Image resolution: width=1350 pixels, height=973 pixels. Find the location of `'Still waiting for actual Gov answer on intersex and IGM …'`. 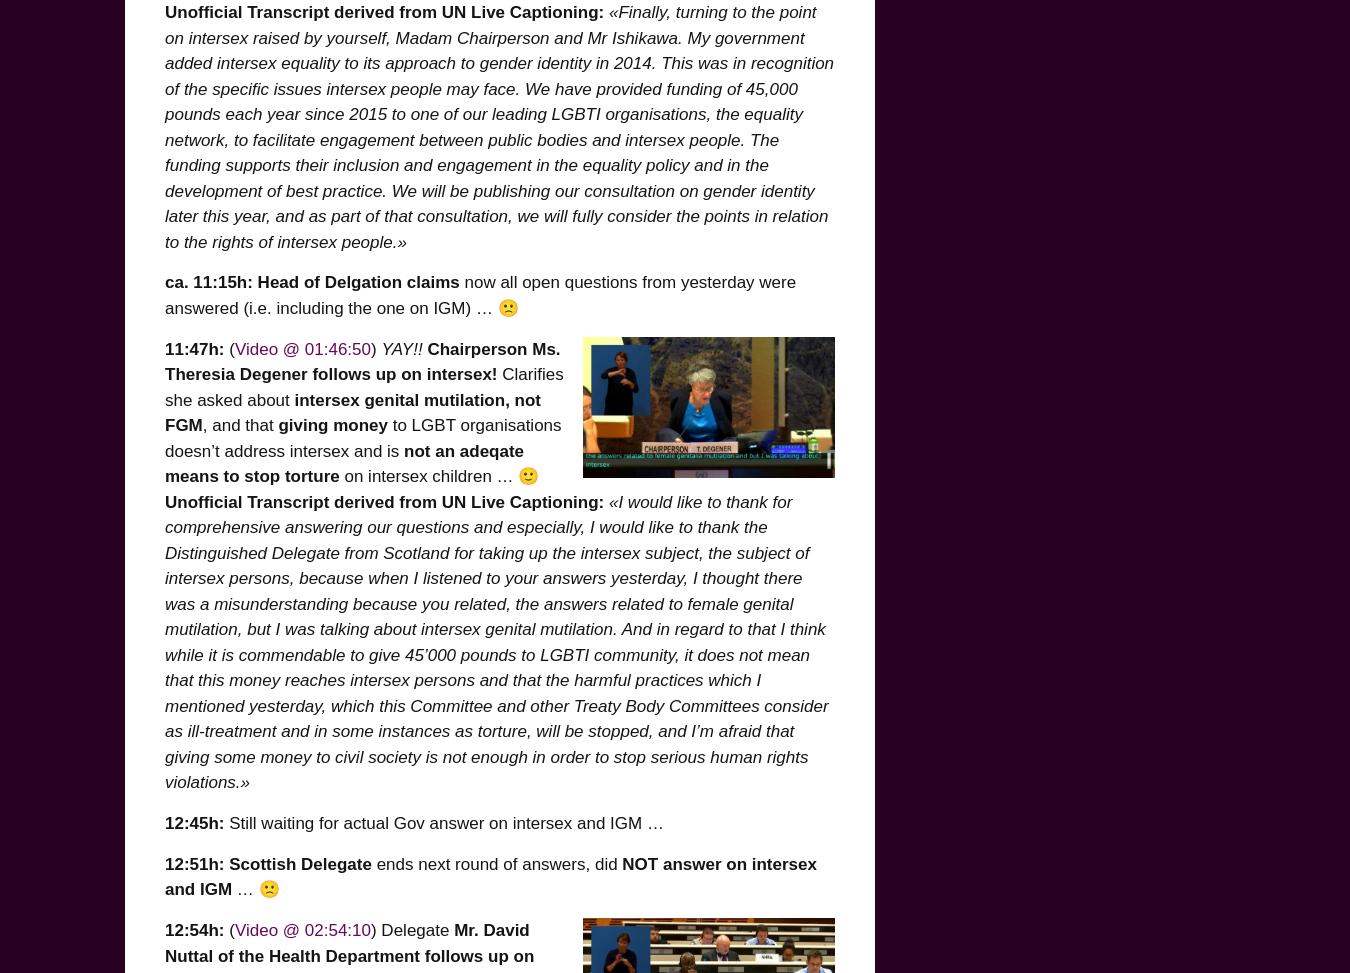

'Still waiting for actual Gov answer on intersex and IGM …' is located at coordinates (443, 821).